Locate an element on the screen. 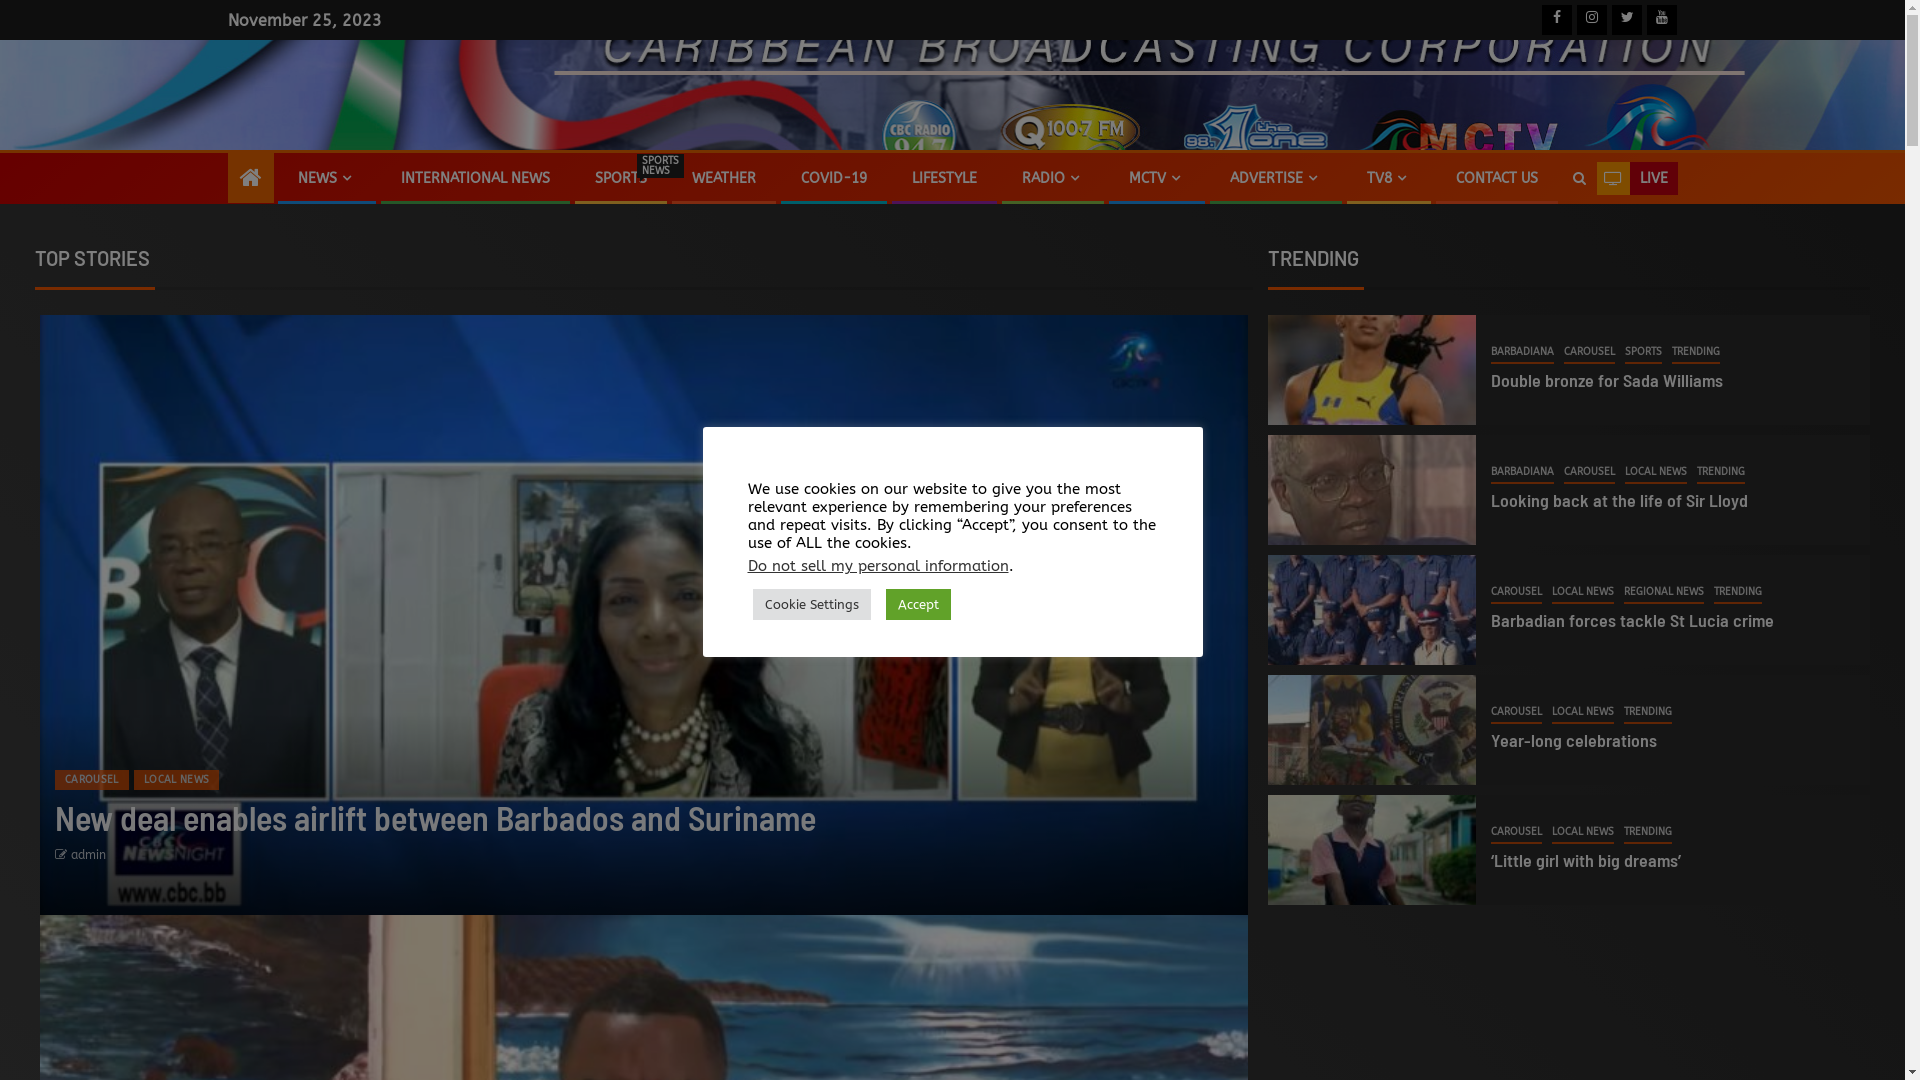 Image resolution: width=1920 pixels, height=1080 pixels. 'LIVE' is located at coordinates (1636, 177).